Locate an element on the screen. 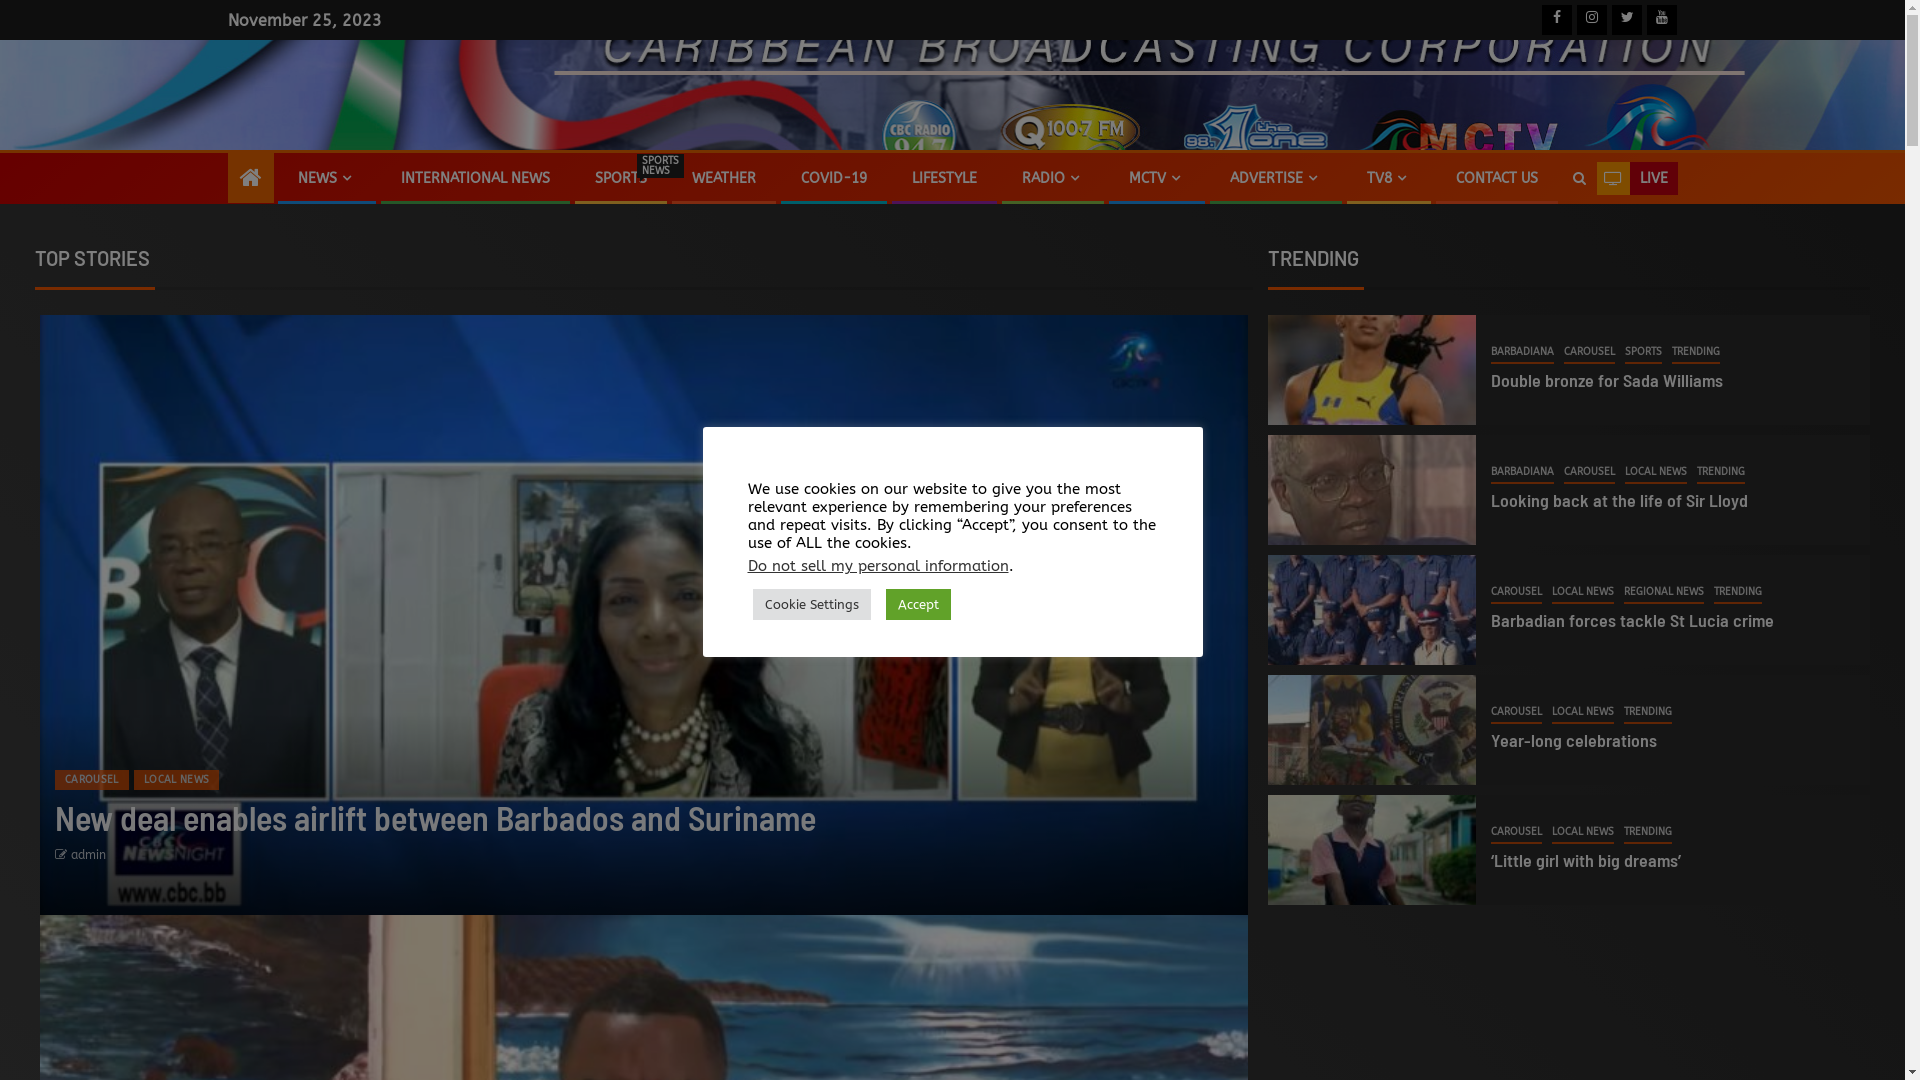 Image resolution: width=1920 pixels, height=1080 pixels. 'LIVE' is located at coordinates (1636, 177).